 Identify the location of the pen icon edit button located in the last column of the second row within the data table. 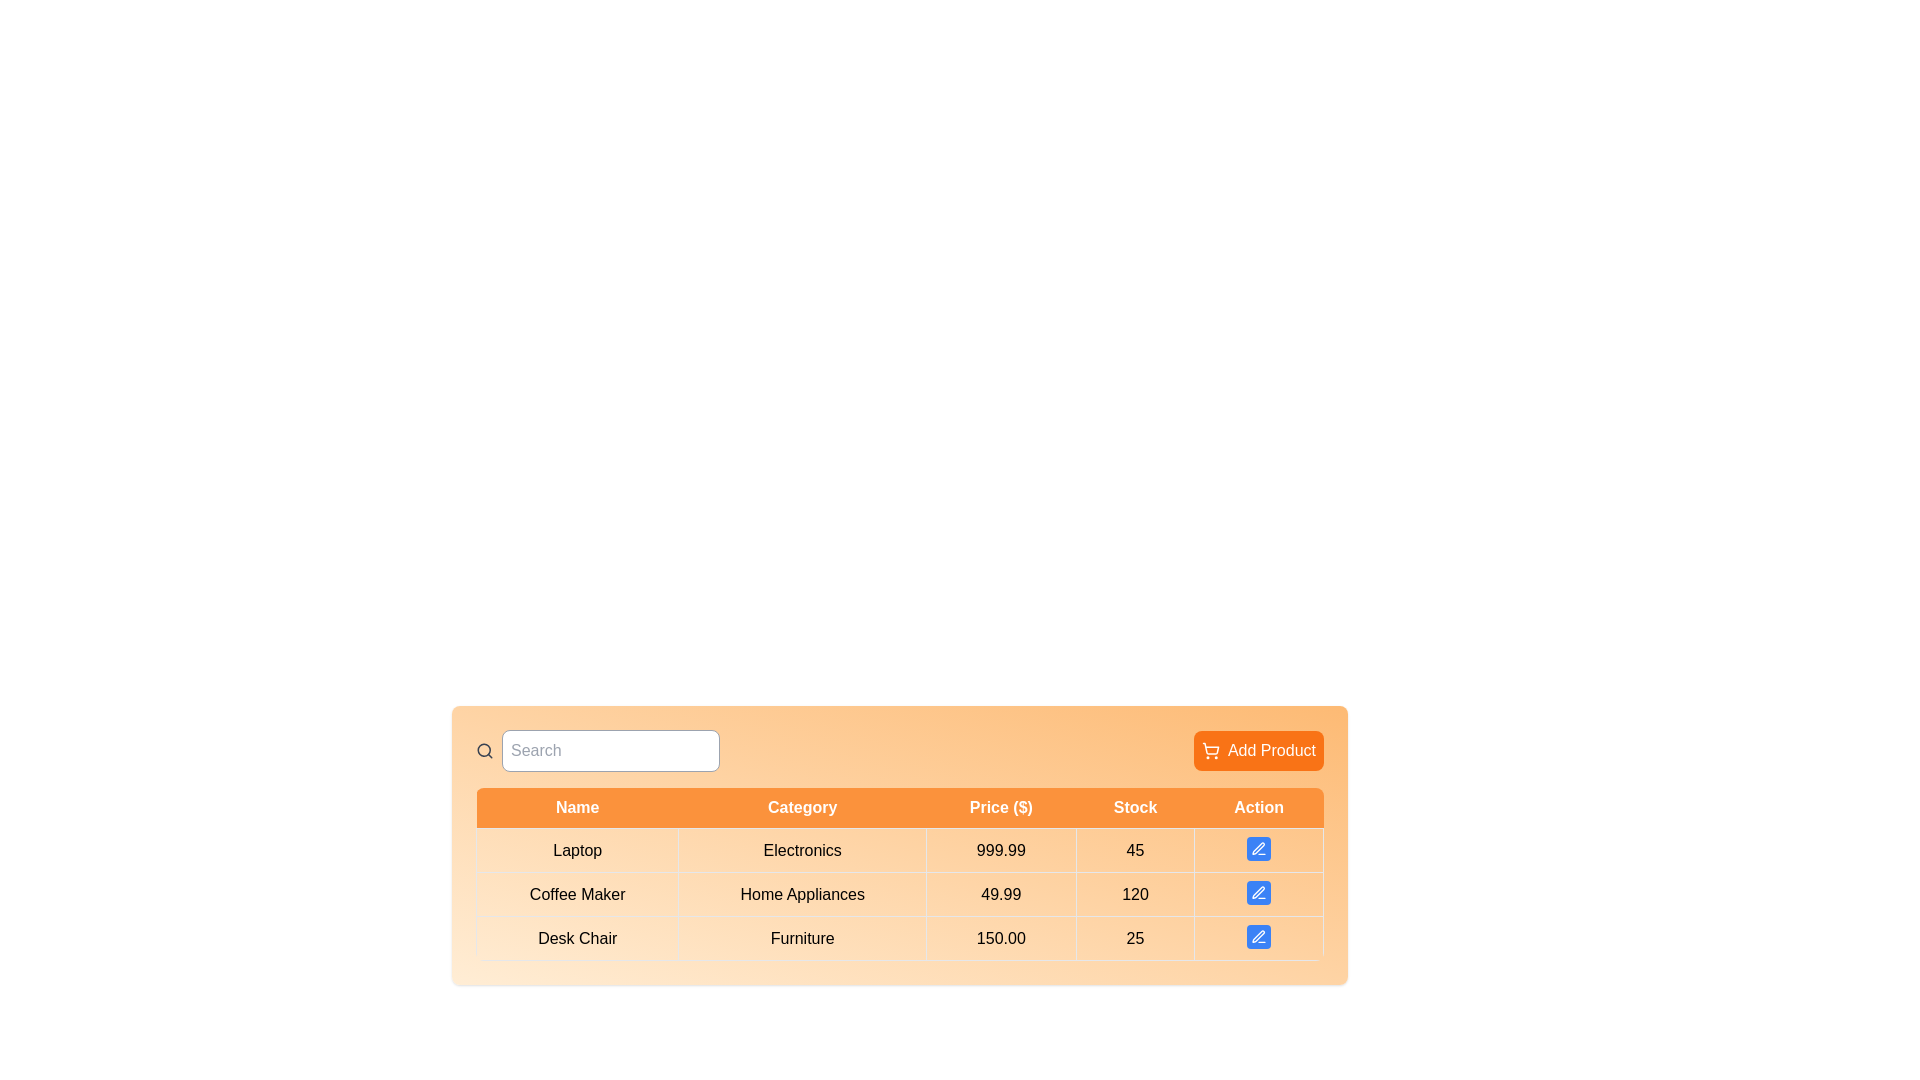
(1258, 892).